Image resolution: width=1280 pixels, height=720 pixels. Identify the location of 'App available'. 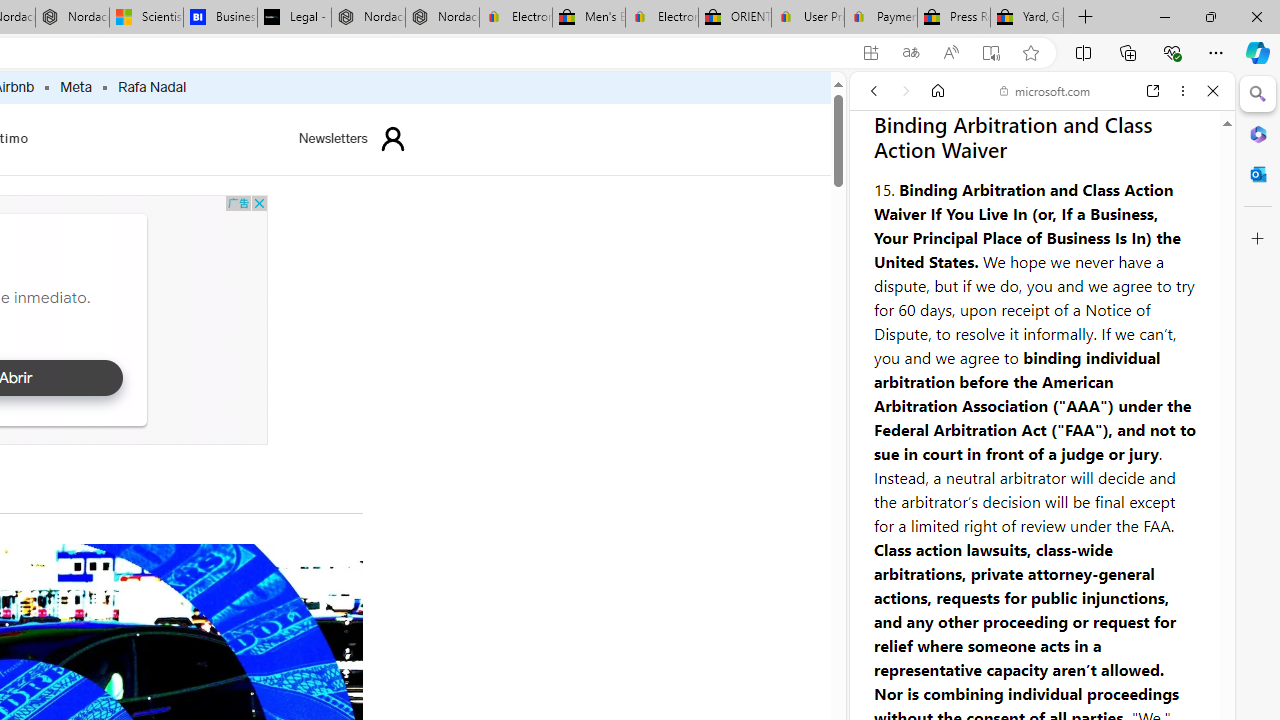
(871, 52).